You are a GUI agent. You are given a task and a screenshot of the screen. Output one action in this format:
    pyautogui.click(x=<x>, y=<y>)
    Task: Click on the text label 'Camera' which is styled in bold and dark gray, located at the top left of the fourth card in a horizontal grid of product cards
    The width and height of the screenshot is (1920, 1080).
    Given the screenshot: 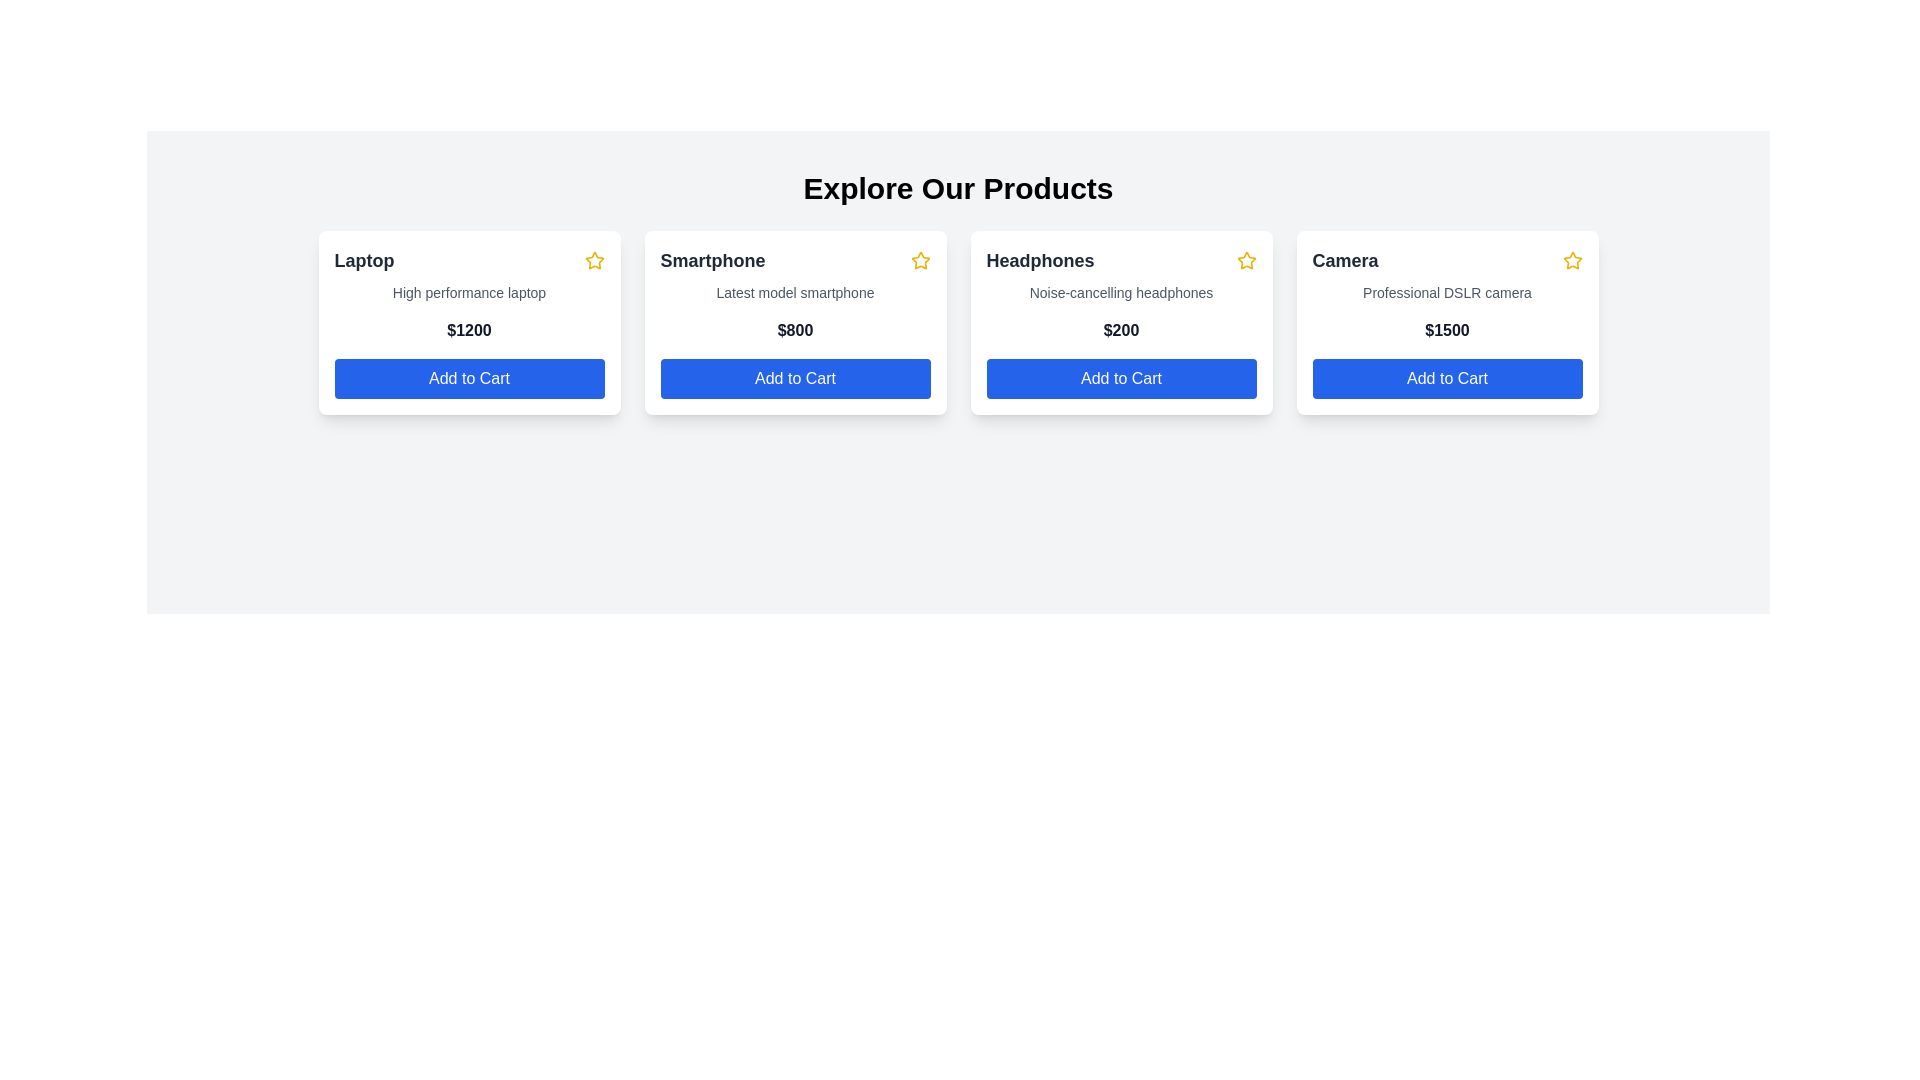 What is the action you would take?
    pyautogui.click(x=1345, y=260)
    